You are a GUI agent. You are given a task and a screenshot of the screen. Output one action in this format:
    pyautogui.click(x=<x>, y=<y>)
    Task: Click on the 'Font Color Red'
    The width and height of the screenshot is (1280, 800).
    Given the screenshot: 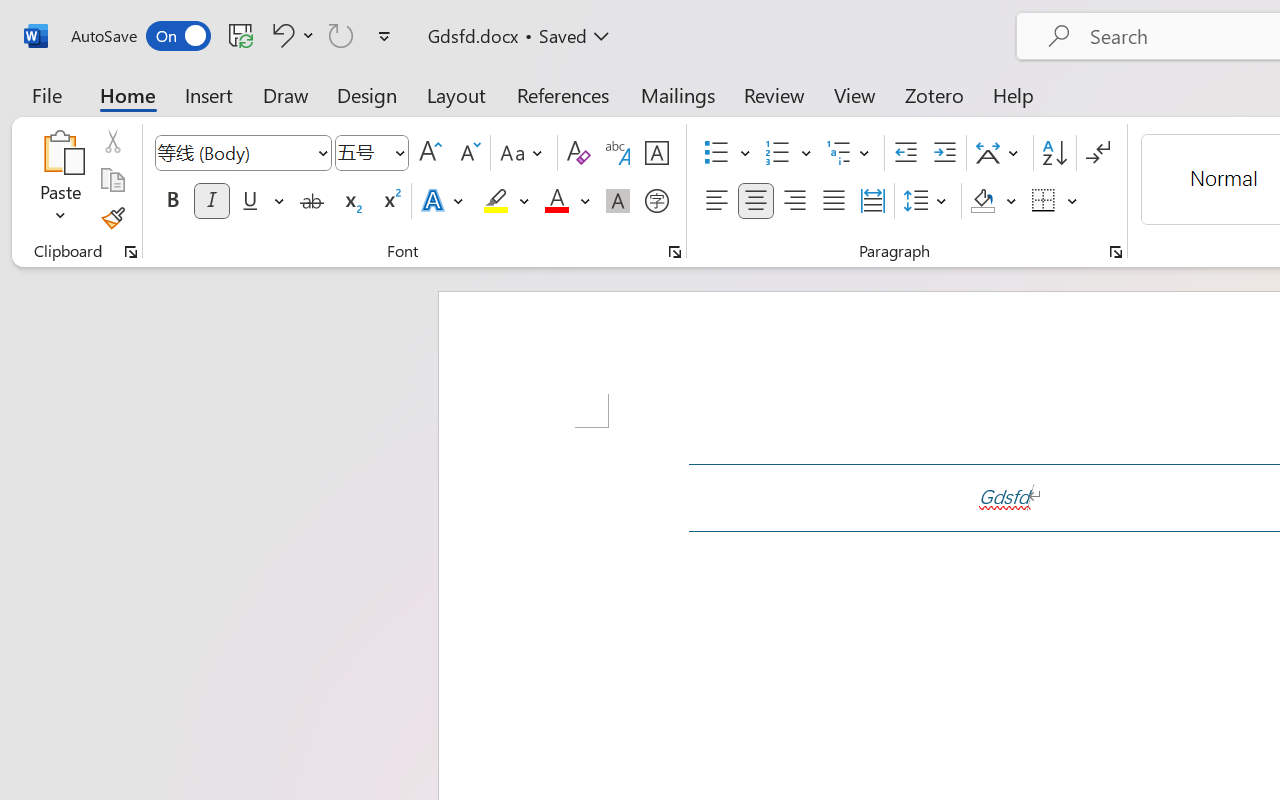 What is the action you would take?
    pyautogui.click(x=556, y=201)
    